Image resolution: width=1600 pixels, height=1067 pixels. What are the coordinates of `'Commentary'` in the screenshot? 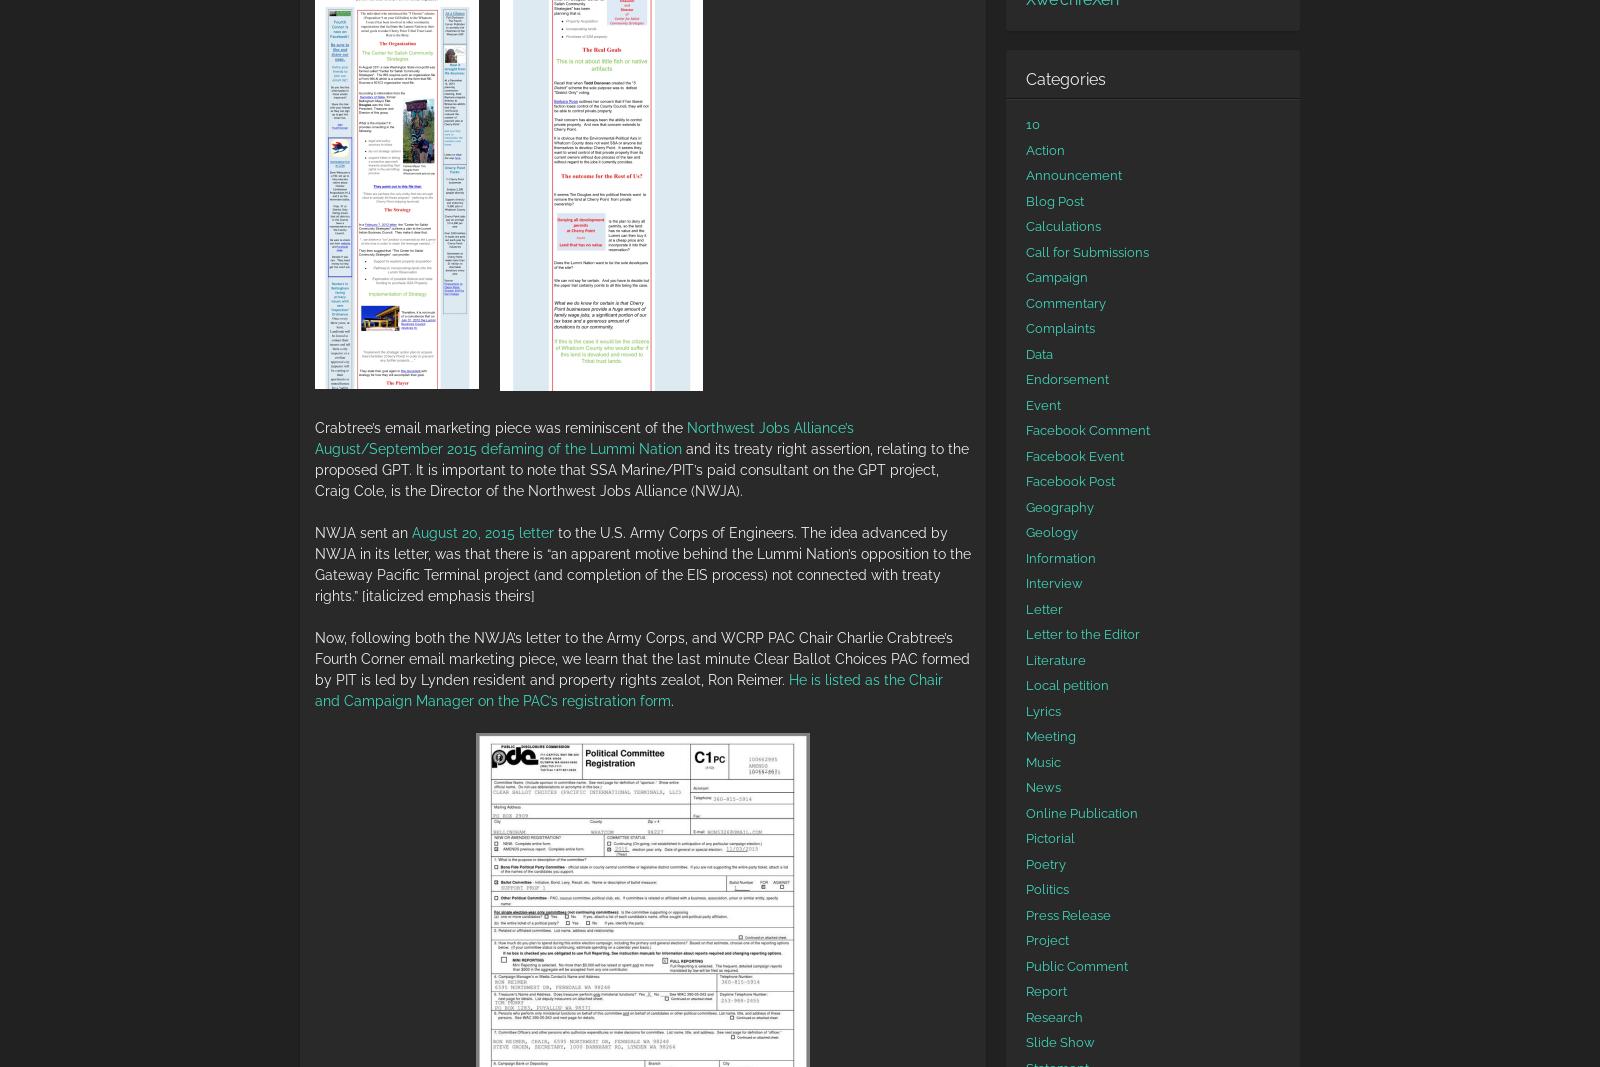 It's located at (1066, 302).